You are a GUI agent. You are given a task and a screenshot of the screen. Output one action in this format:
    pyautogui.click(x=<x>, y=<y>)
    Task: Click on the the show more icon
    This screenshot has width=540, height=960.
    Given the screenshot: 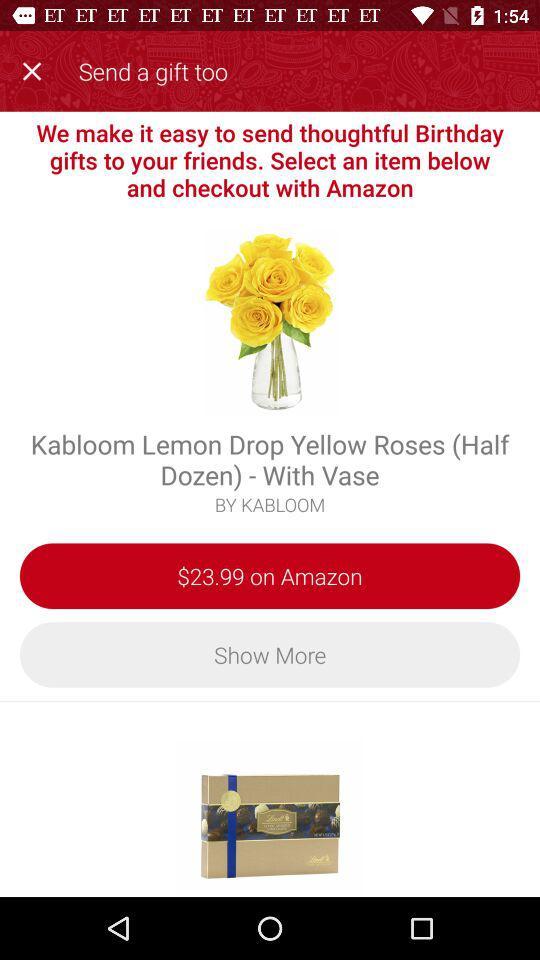 What is the action you would take?
    pyautogui.click(x=270, y=653)
    